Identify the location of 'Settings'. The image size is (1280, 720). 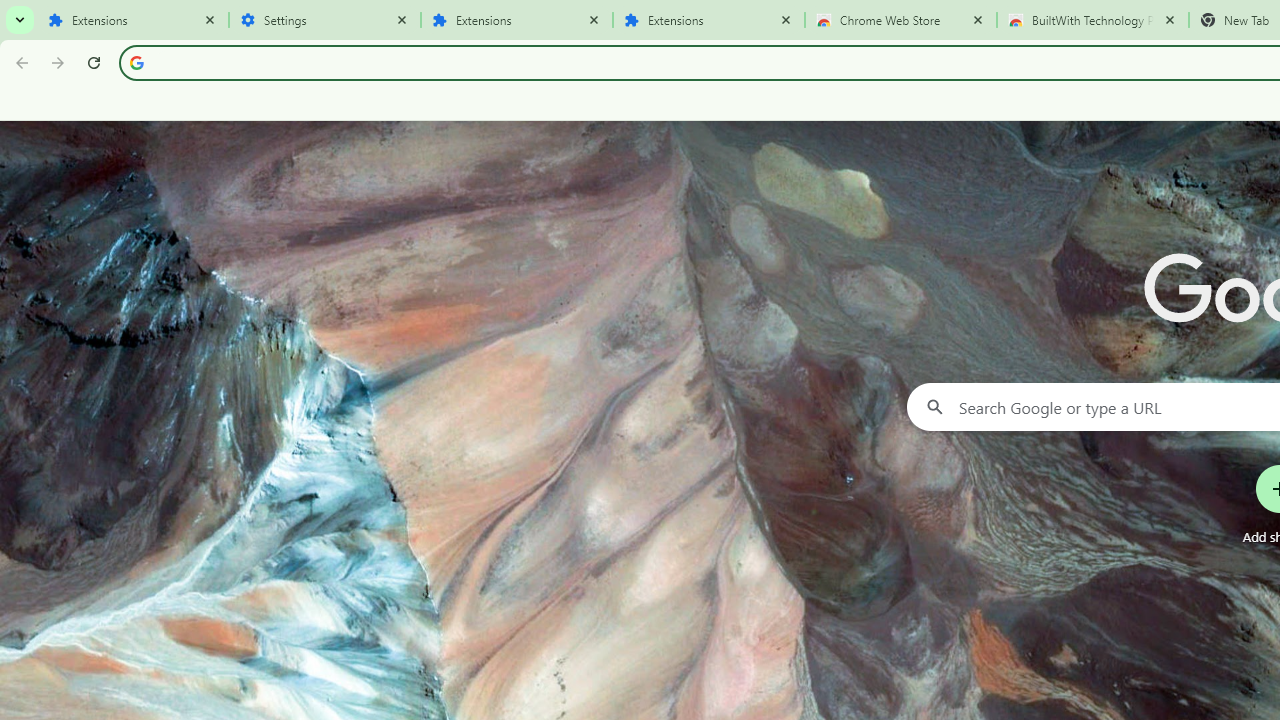
(325, 20).